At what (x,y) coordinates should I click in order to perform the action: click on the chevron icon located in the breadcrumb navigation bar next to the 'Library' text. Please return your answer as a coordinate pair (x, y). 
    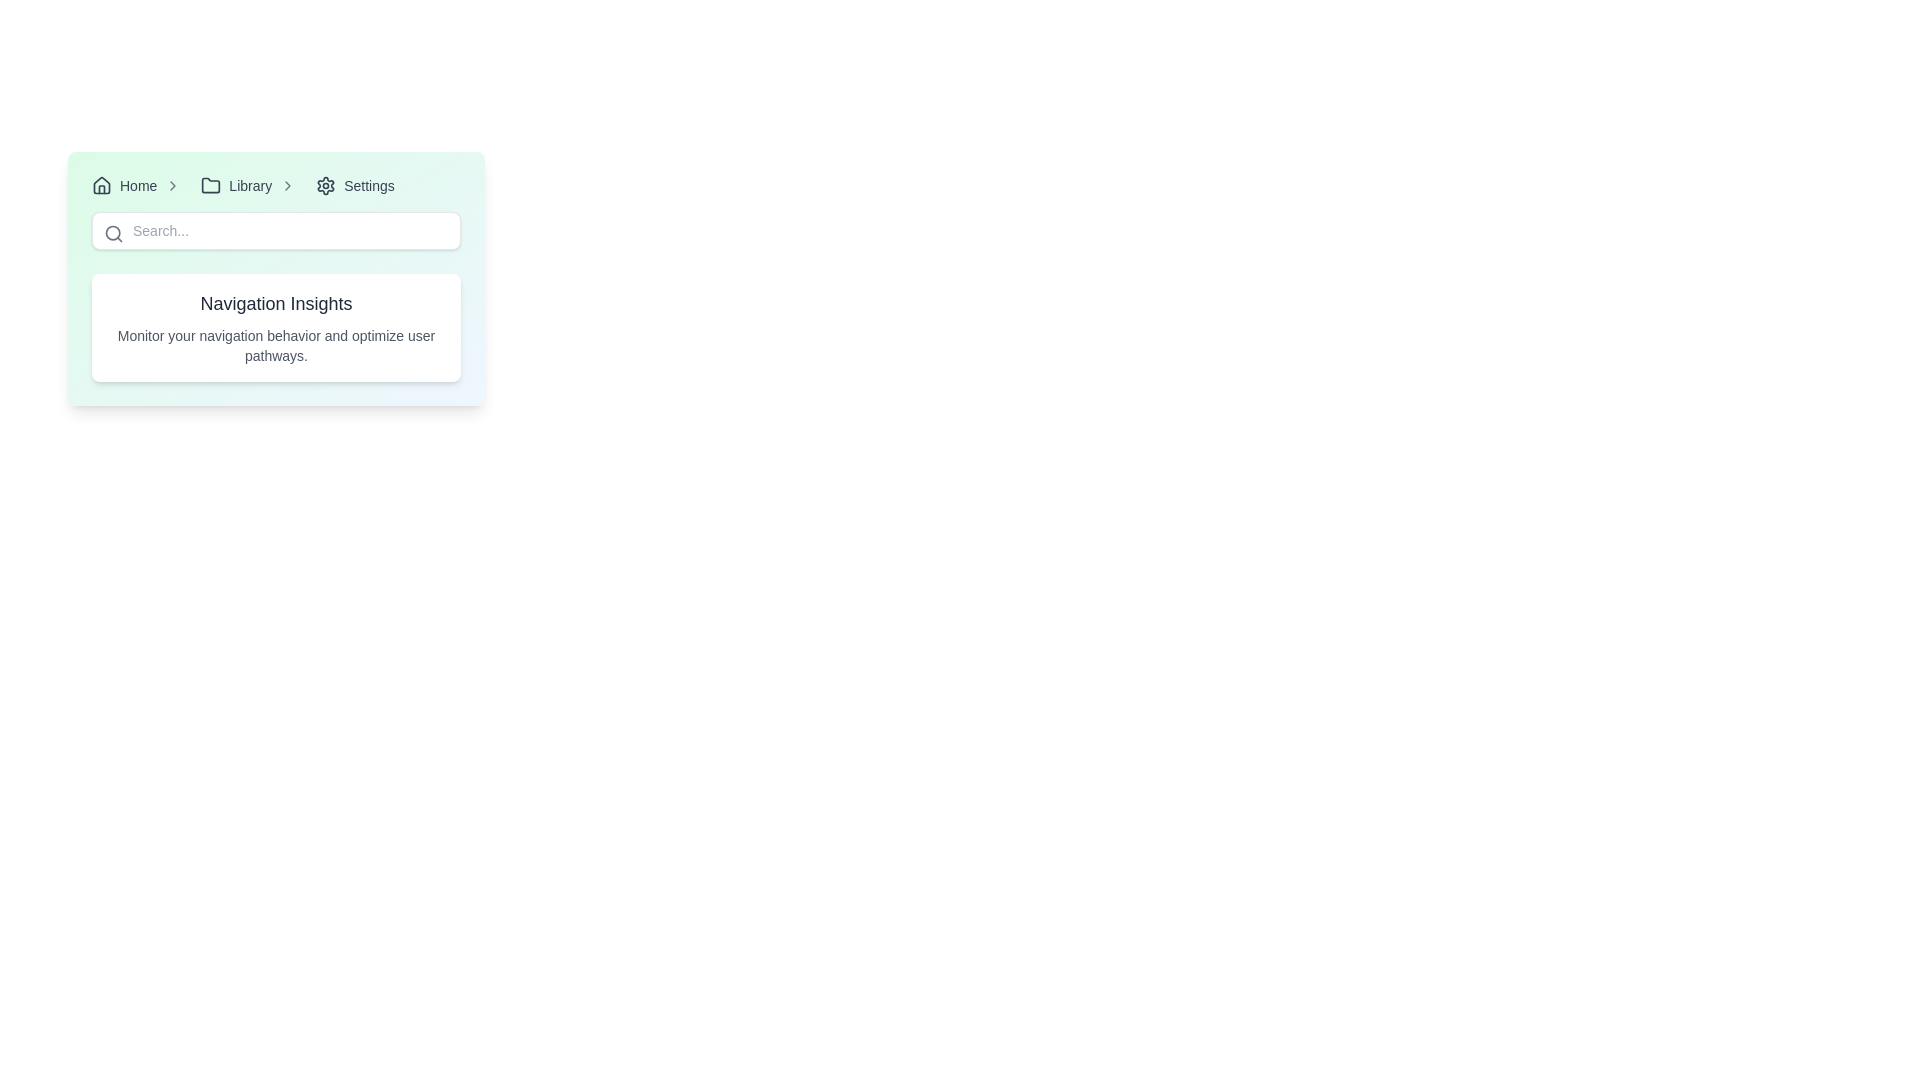
    Looking at the image, I should click on (287, 185).